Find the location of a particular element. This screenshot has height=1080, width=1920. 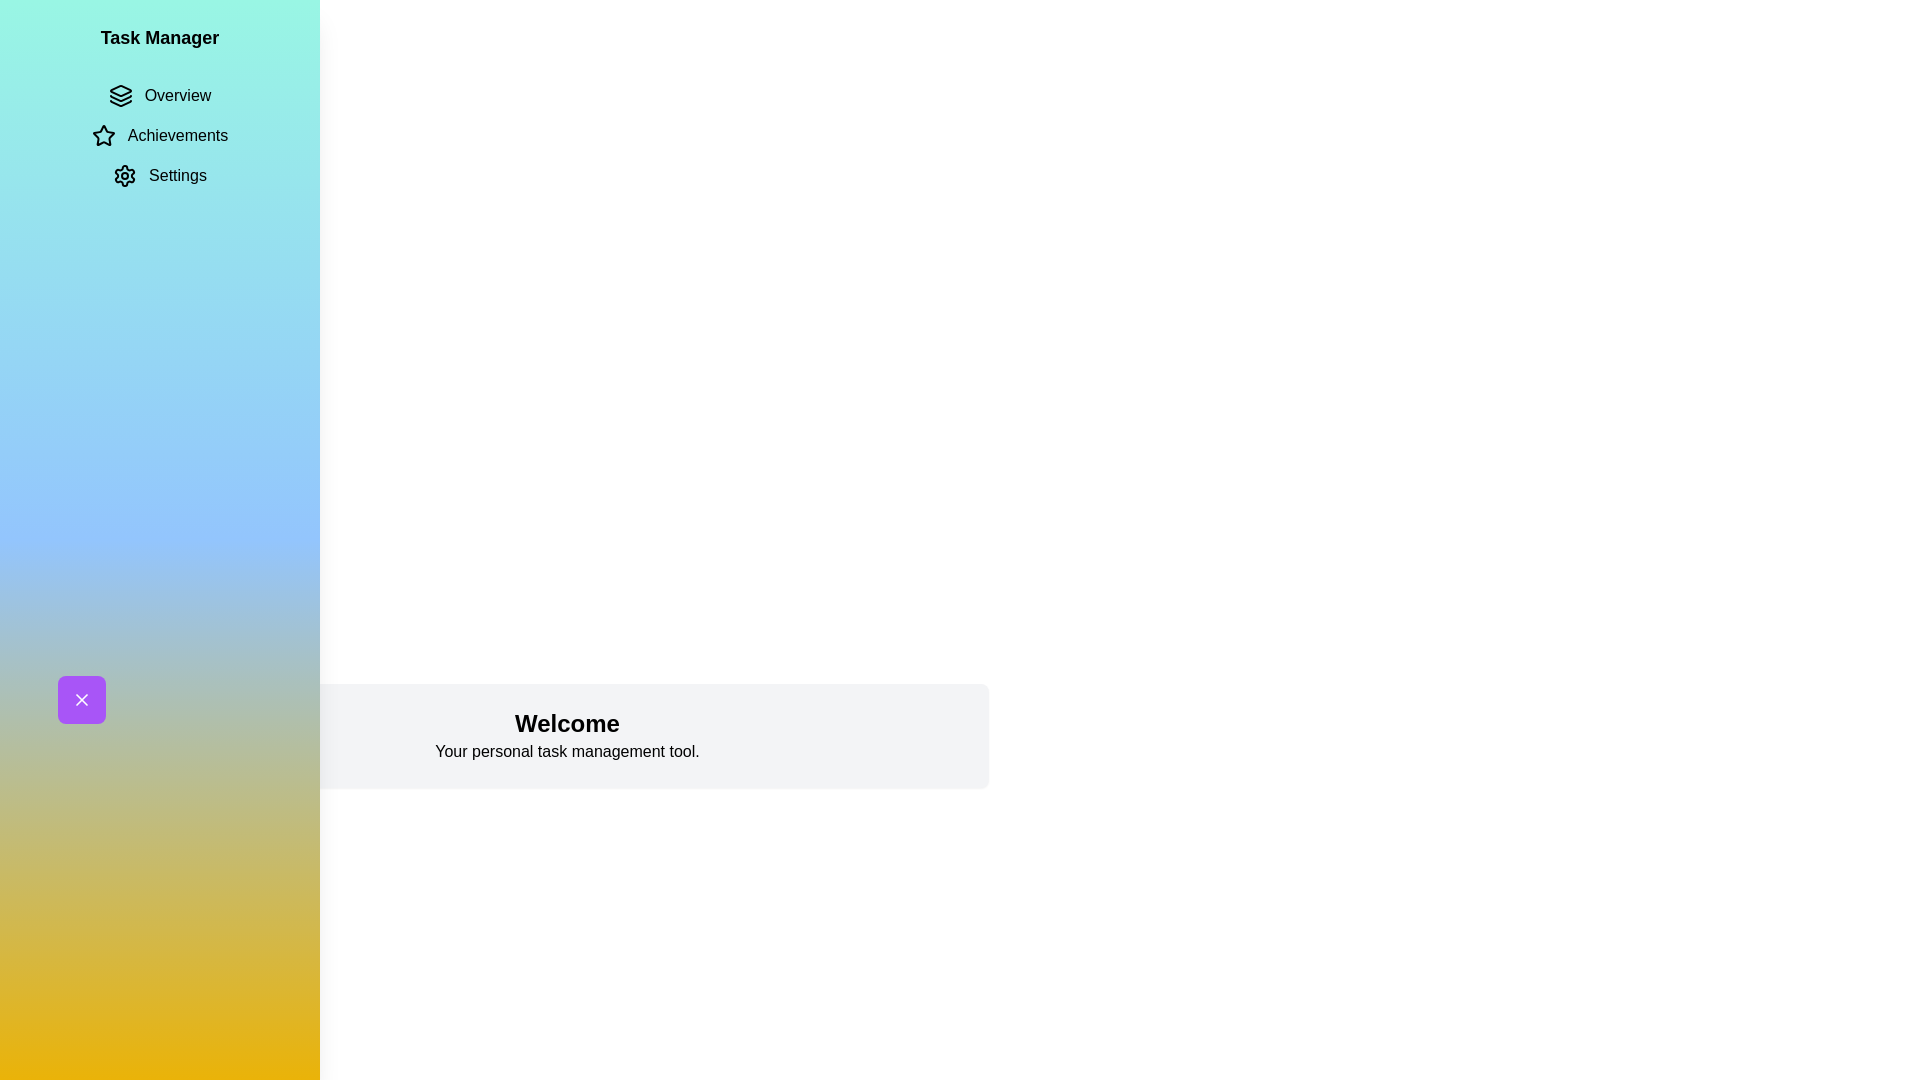

the diagonal cross icon located at the bottom-left corner of the sidebar is located at coordinates (80, 698).